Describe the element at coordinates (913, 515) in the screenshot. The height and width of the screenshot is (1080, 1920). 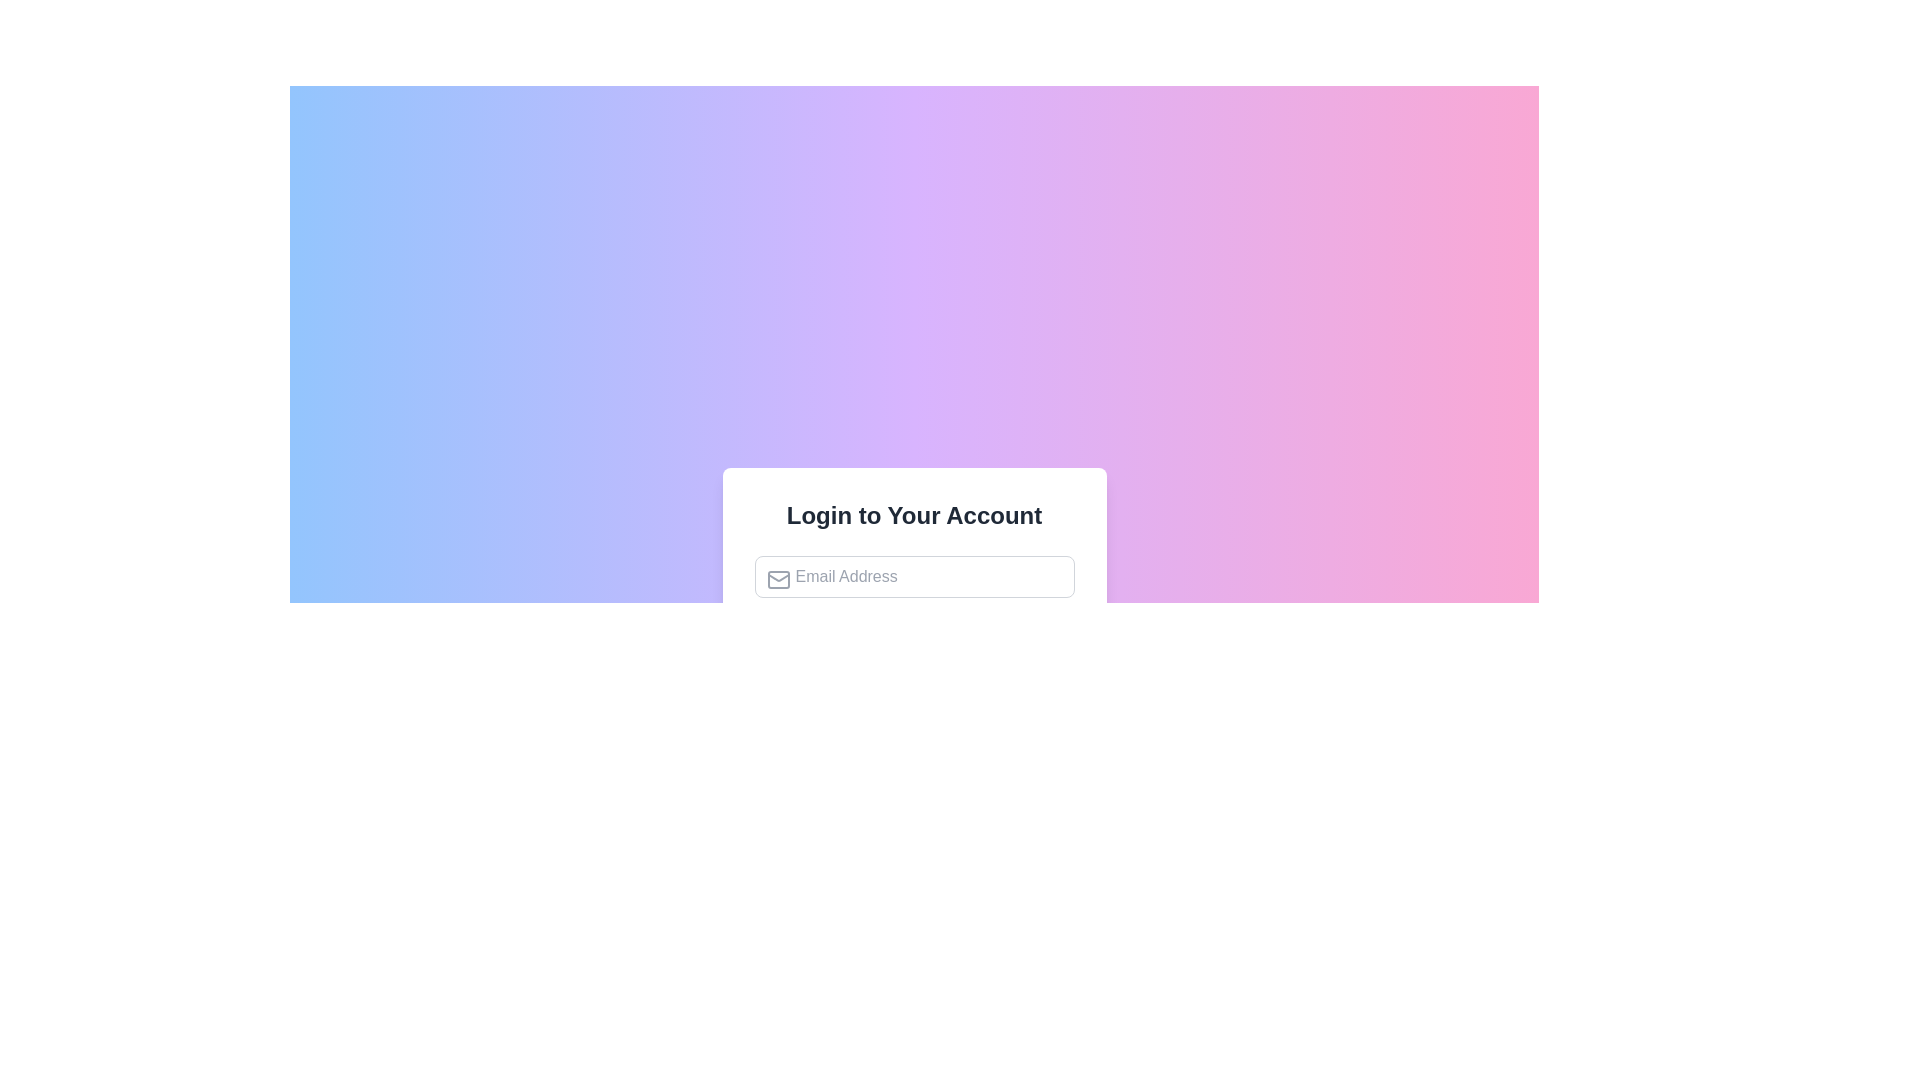
I see `the centered text label element that displays 'Login to Your Account', which is a bold, dark grey header located at the top of a white rectangular background box` at that location.